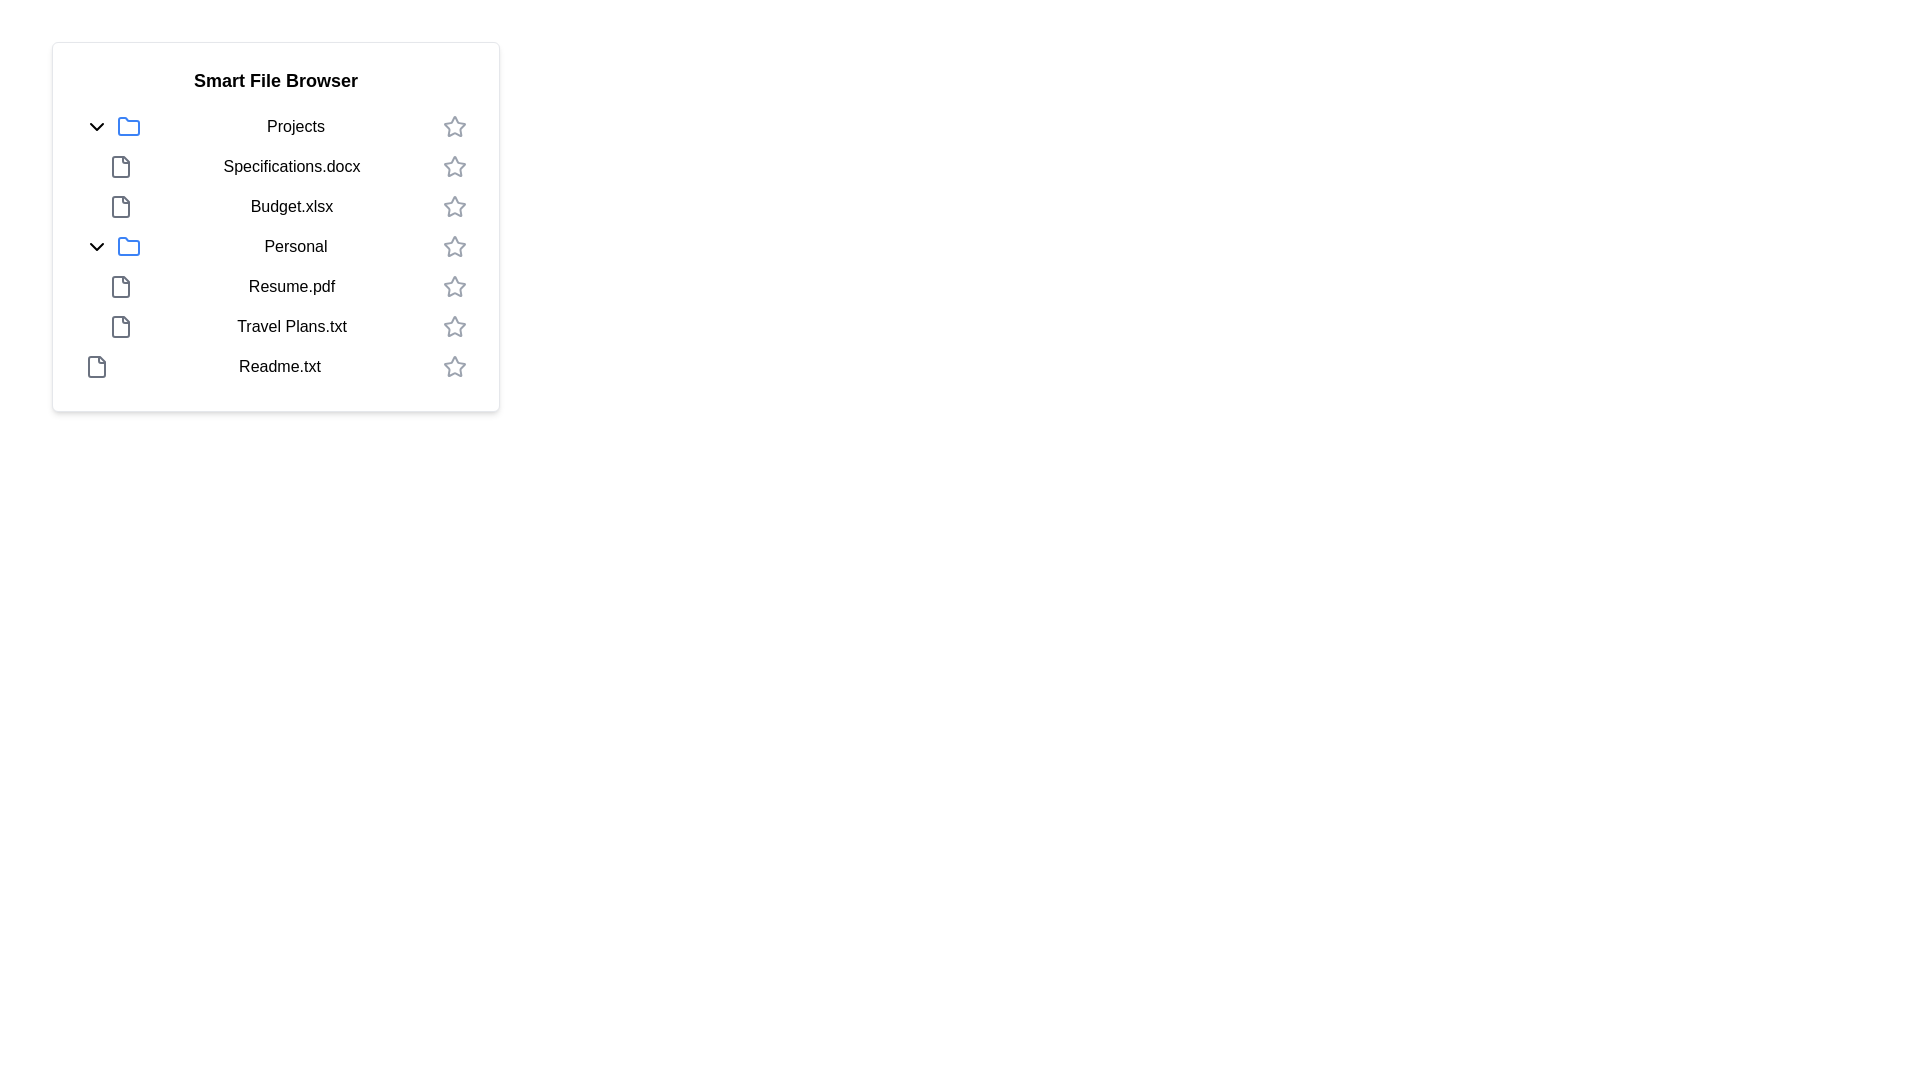 This screenshot has height=1080, width=1920. Describe the element at coordinates (119, 165) in the screenshot. I see `the graphical icon representing the file item labeled 'Specifications.docx' in the file explorer` at that location.